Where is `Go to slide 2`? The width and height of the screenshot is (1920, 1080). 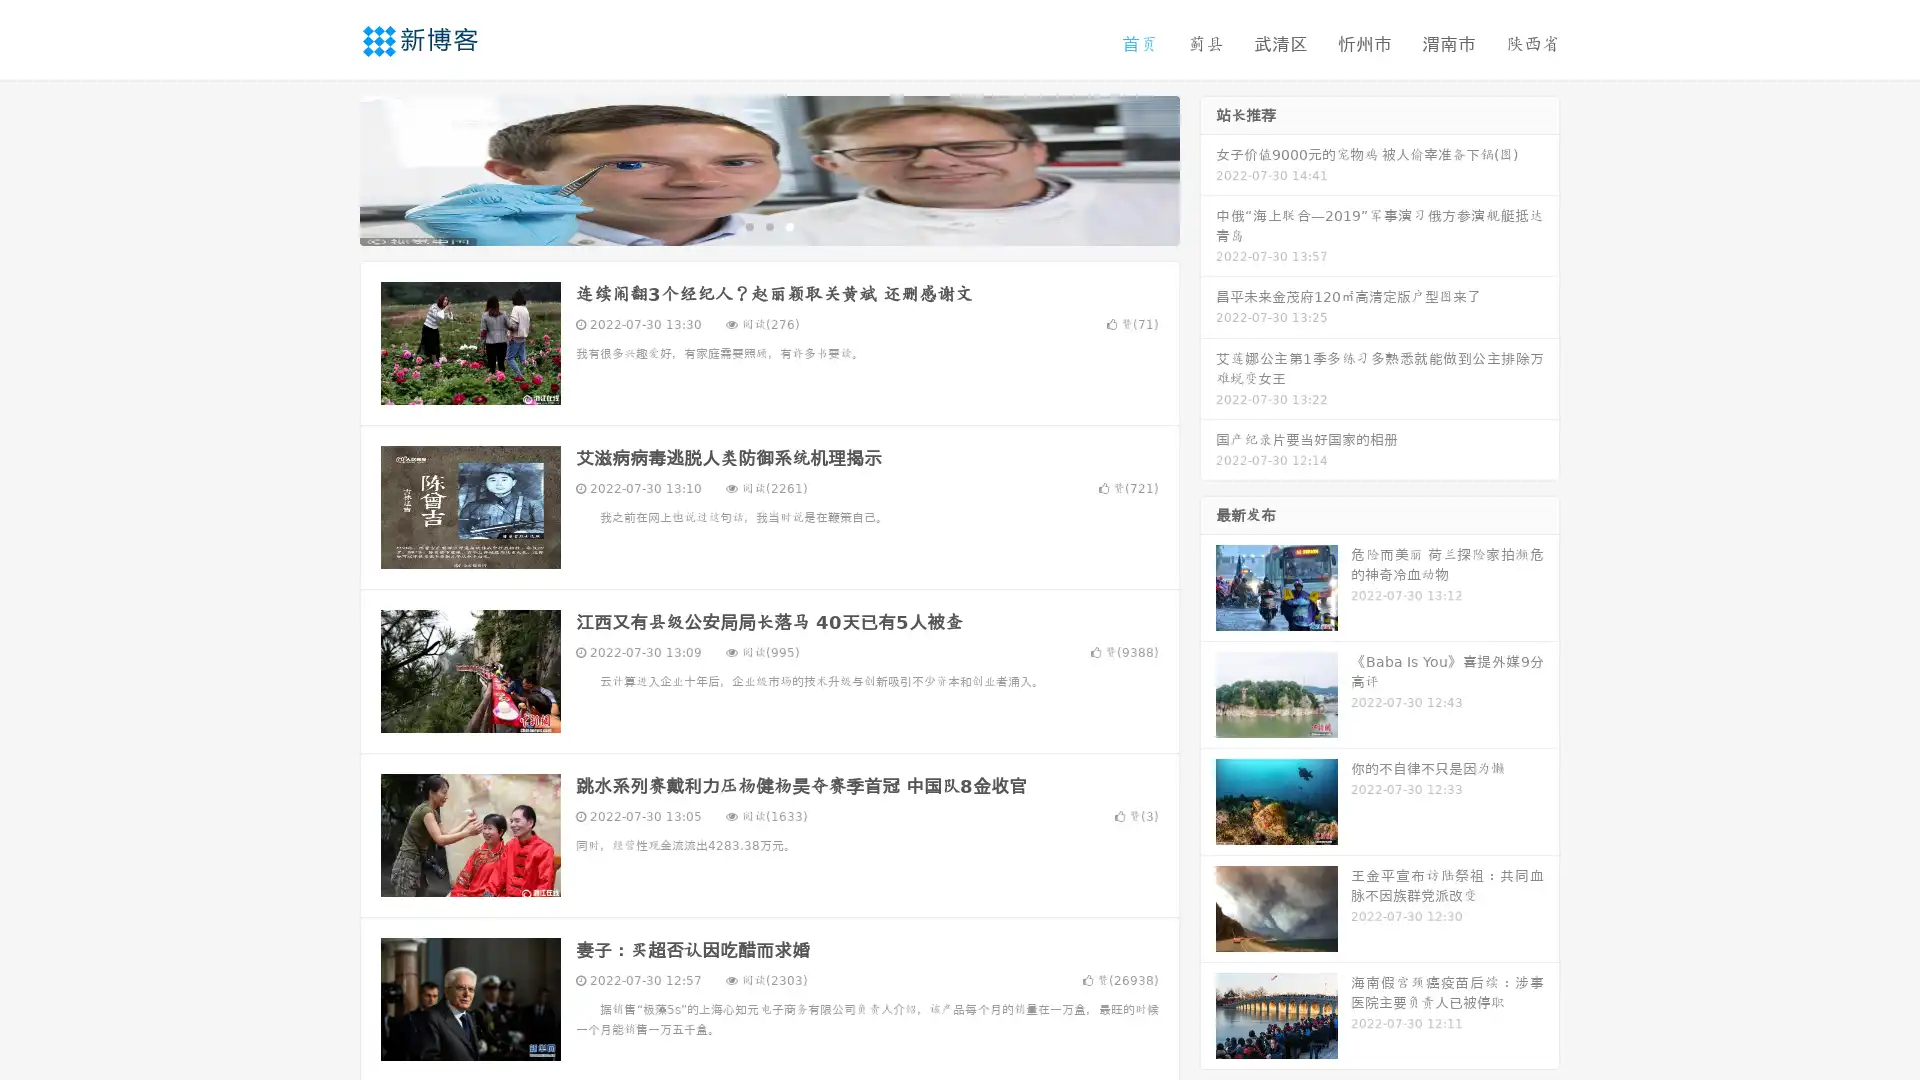 Go to slide 2 is located at coordinates (768, 225).